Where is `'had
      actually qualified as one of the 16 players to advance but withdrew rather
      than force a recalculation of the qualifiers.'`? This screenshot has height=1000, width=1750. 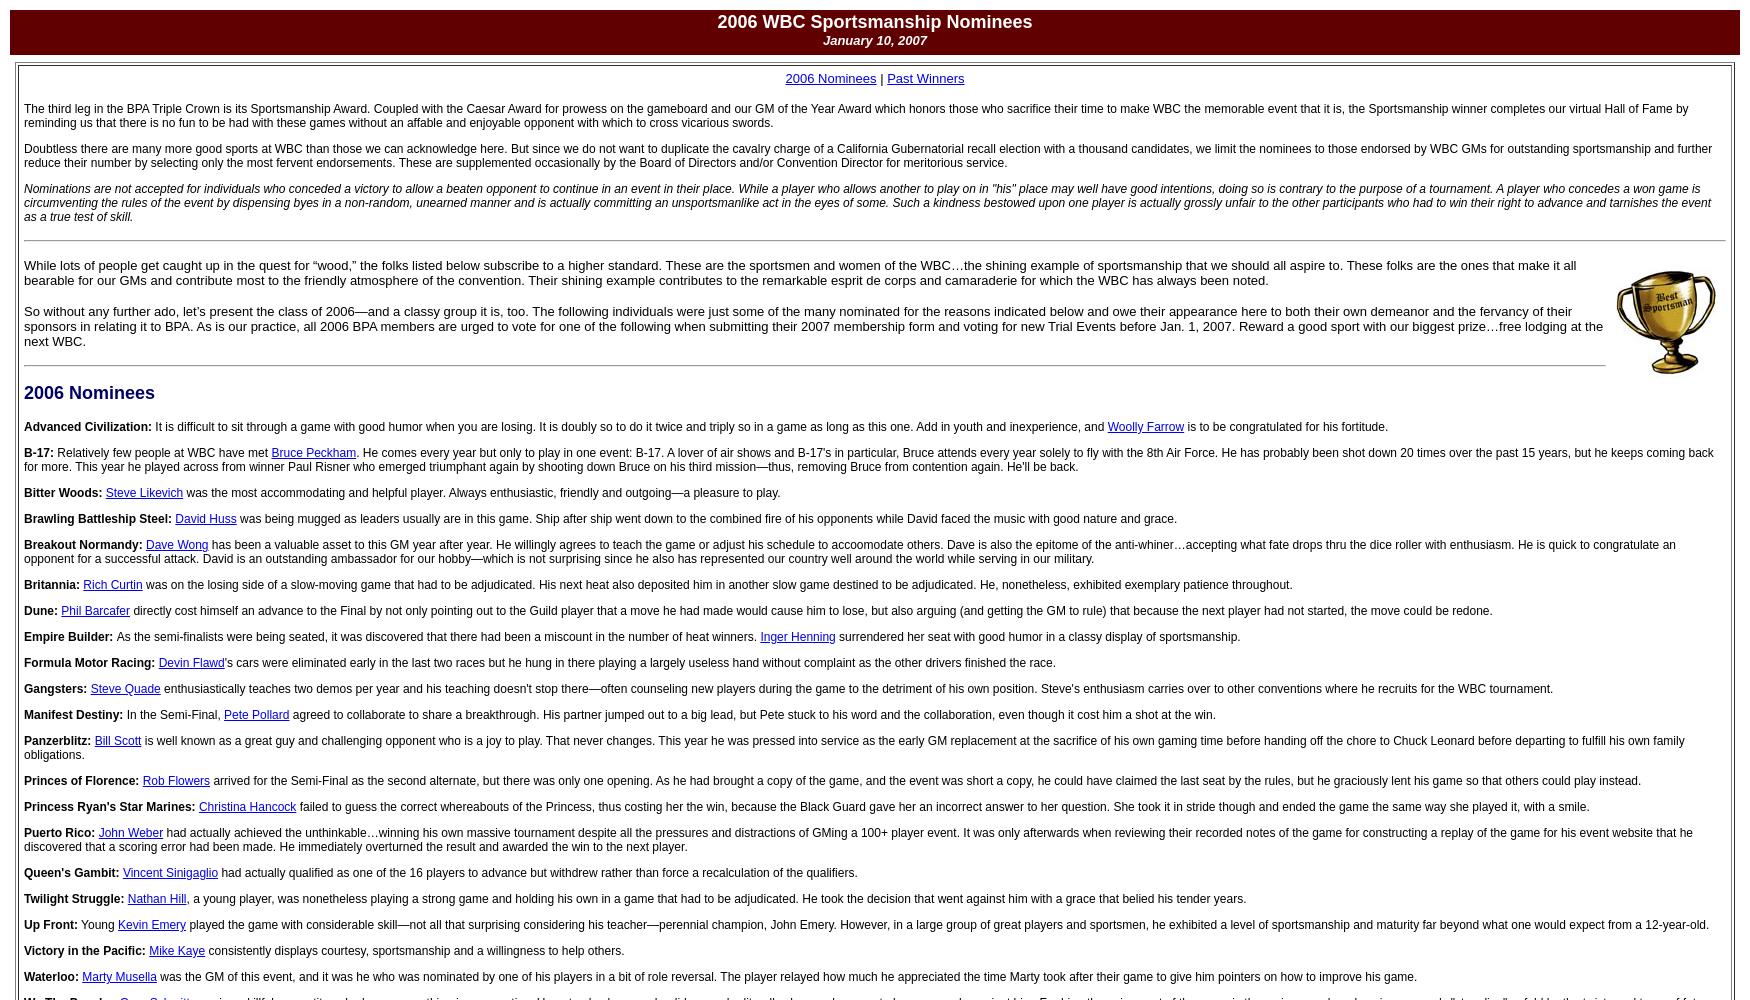 'had
      actually qualified as one of the 16 players to advance but withdrew rather
      than force a recalculation of the qualifiers.' is located at coordinates (536, 872).